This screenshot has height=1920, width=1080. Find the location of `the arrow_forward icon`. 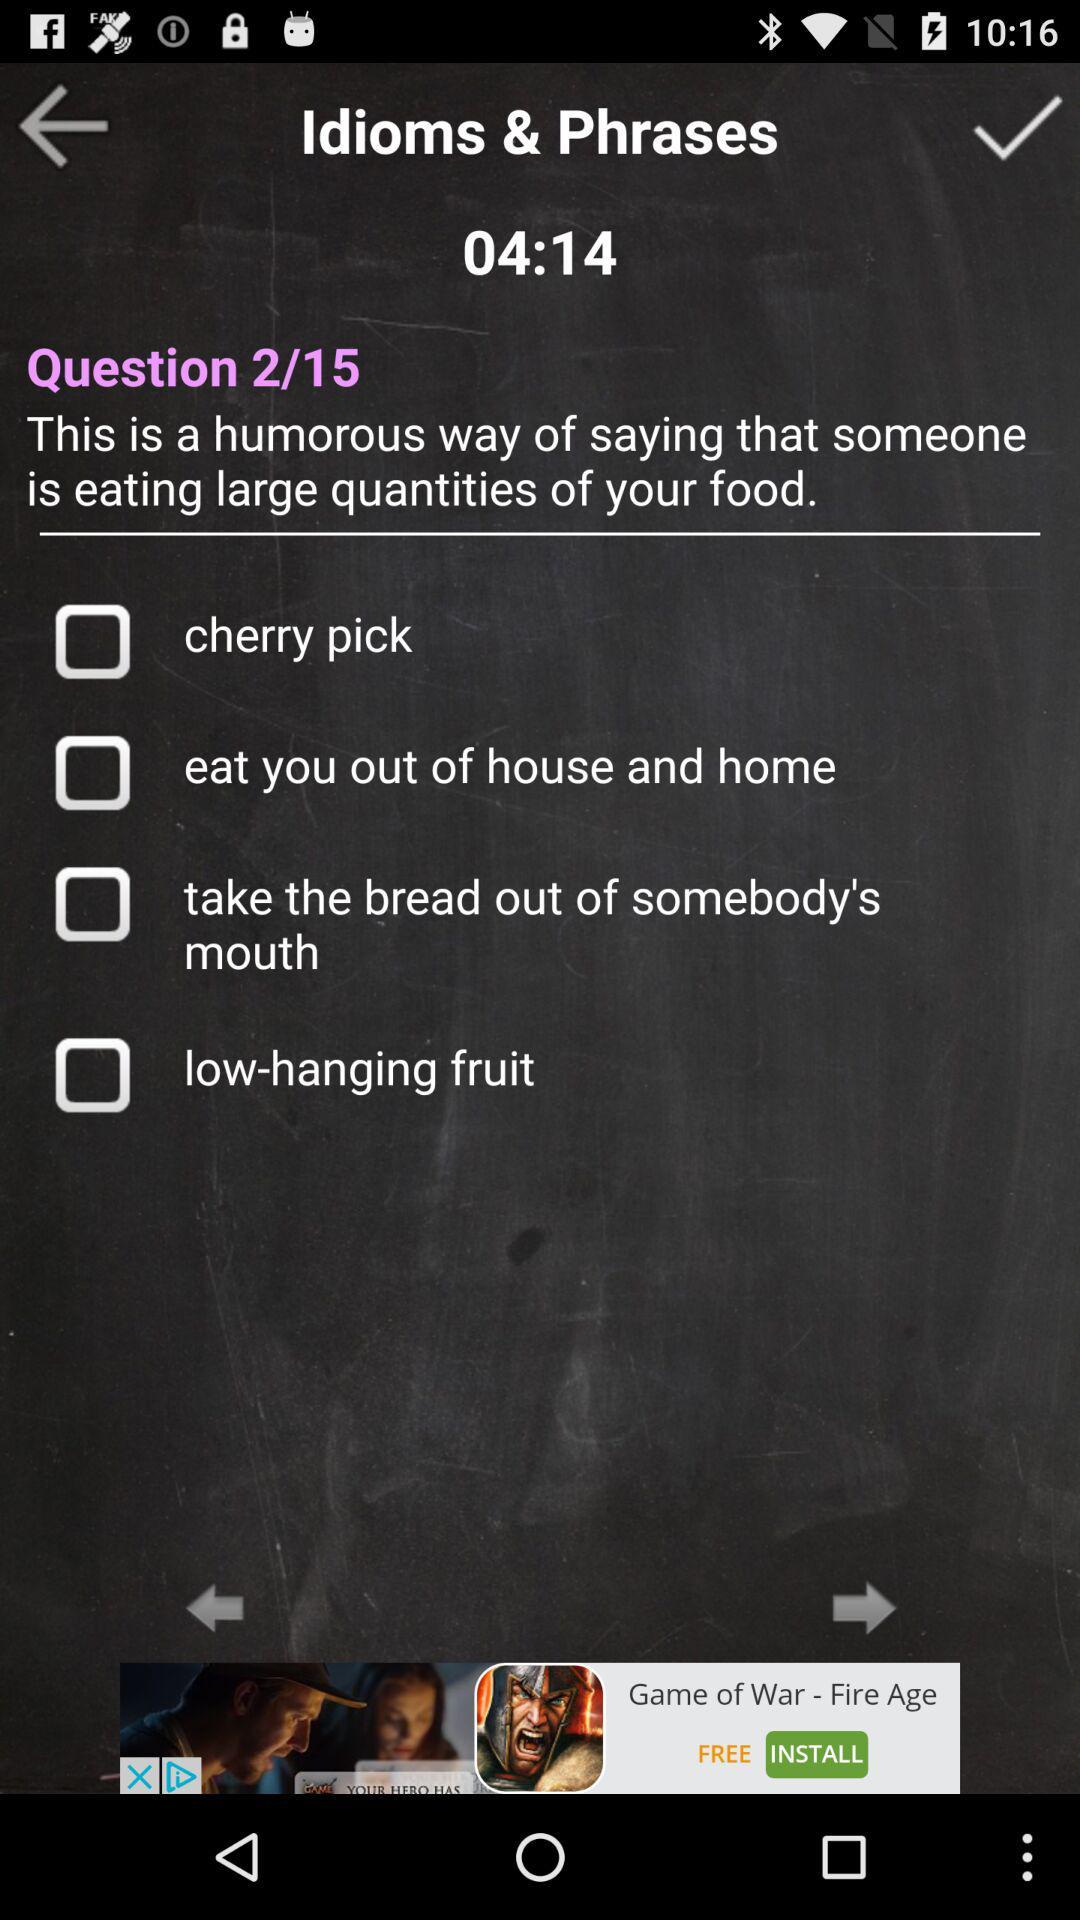

the arrow_forward icon is located at coordinates (864, 1719).